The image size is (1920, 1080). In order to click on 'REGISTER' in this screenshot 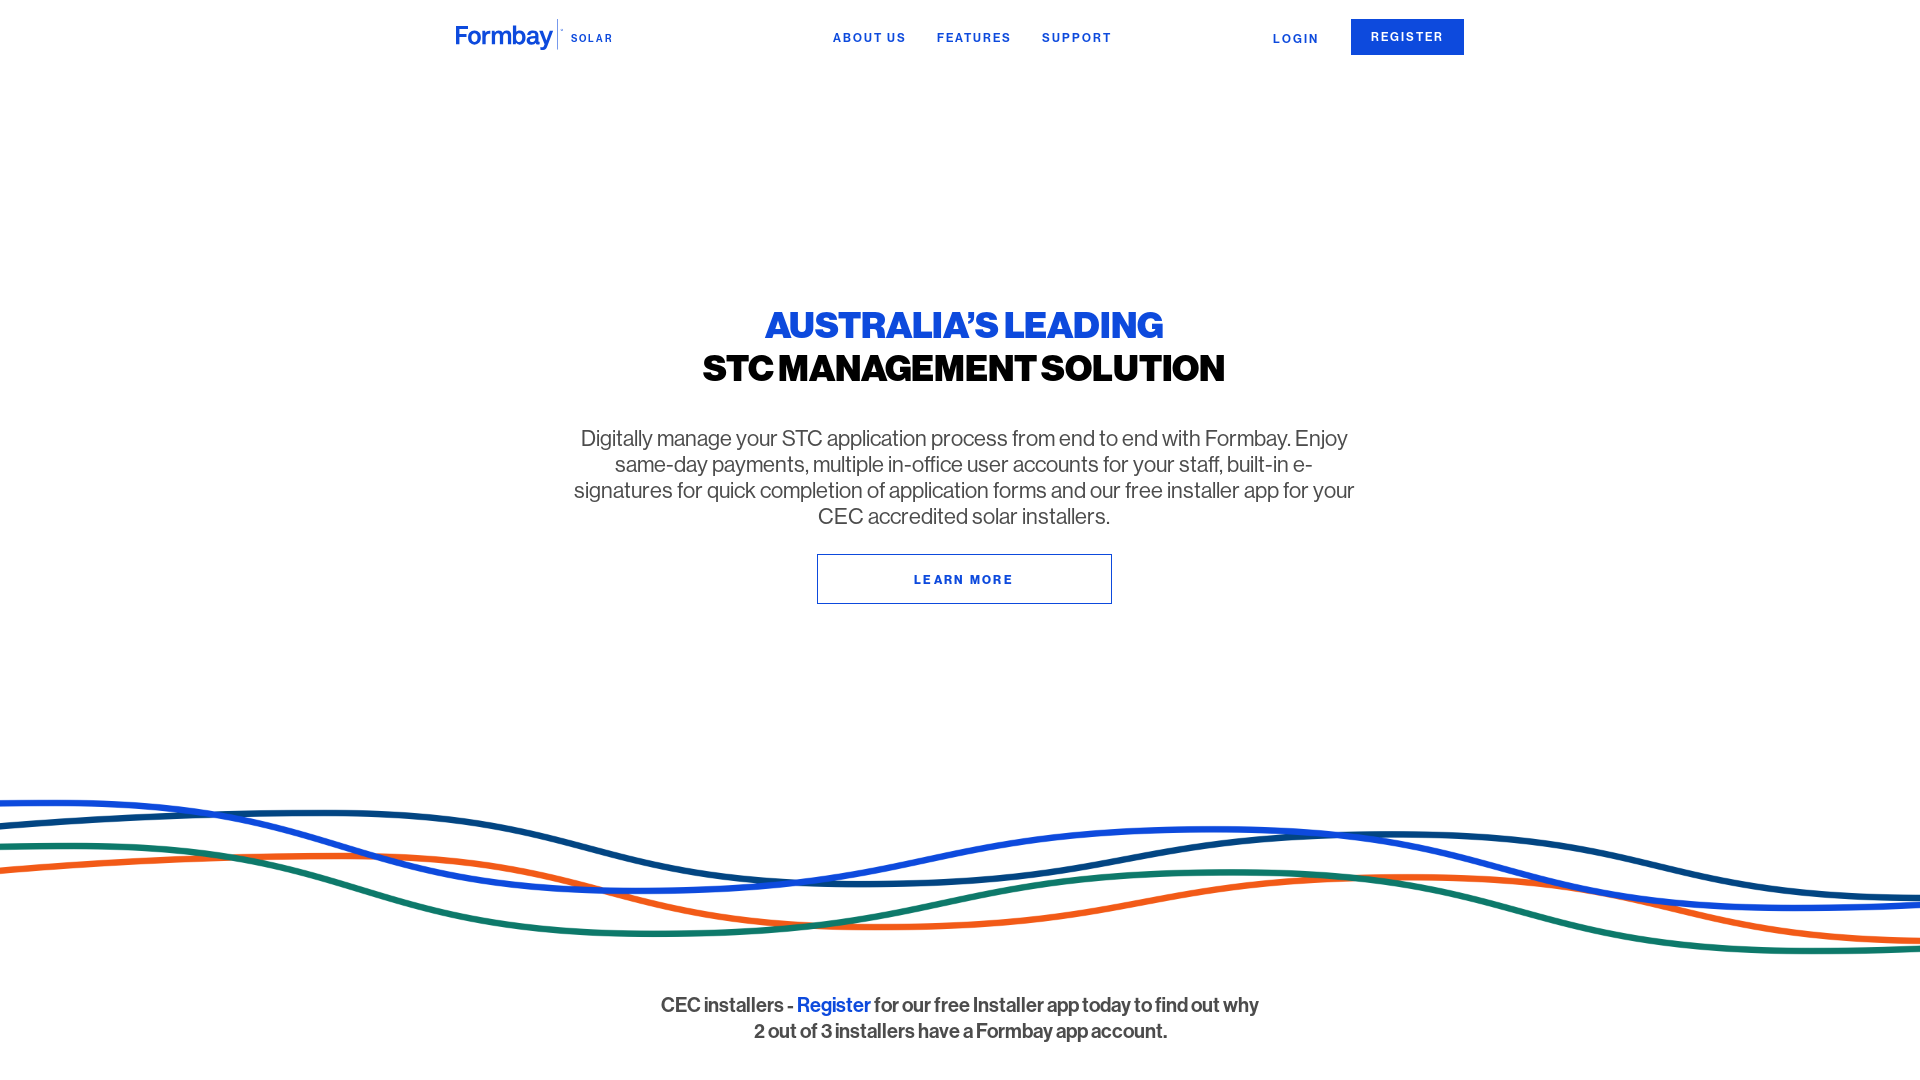, I will do `click(1406, 37)`.